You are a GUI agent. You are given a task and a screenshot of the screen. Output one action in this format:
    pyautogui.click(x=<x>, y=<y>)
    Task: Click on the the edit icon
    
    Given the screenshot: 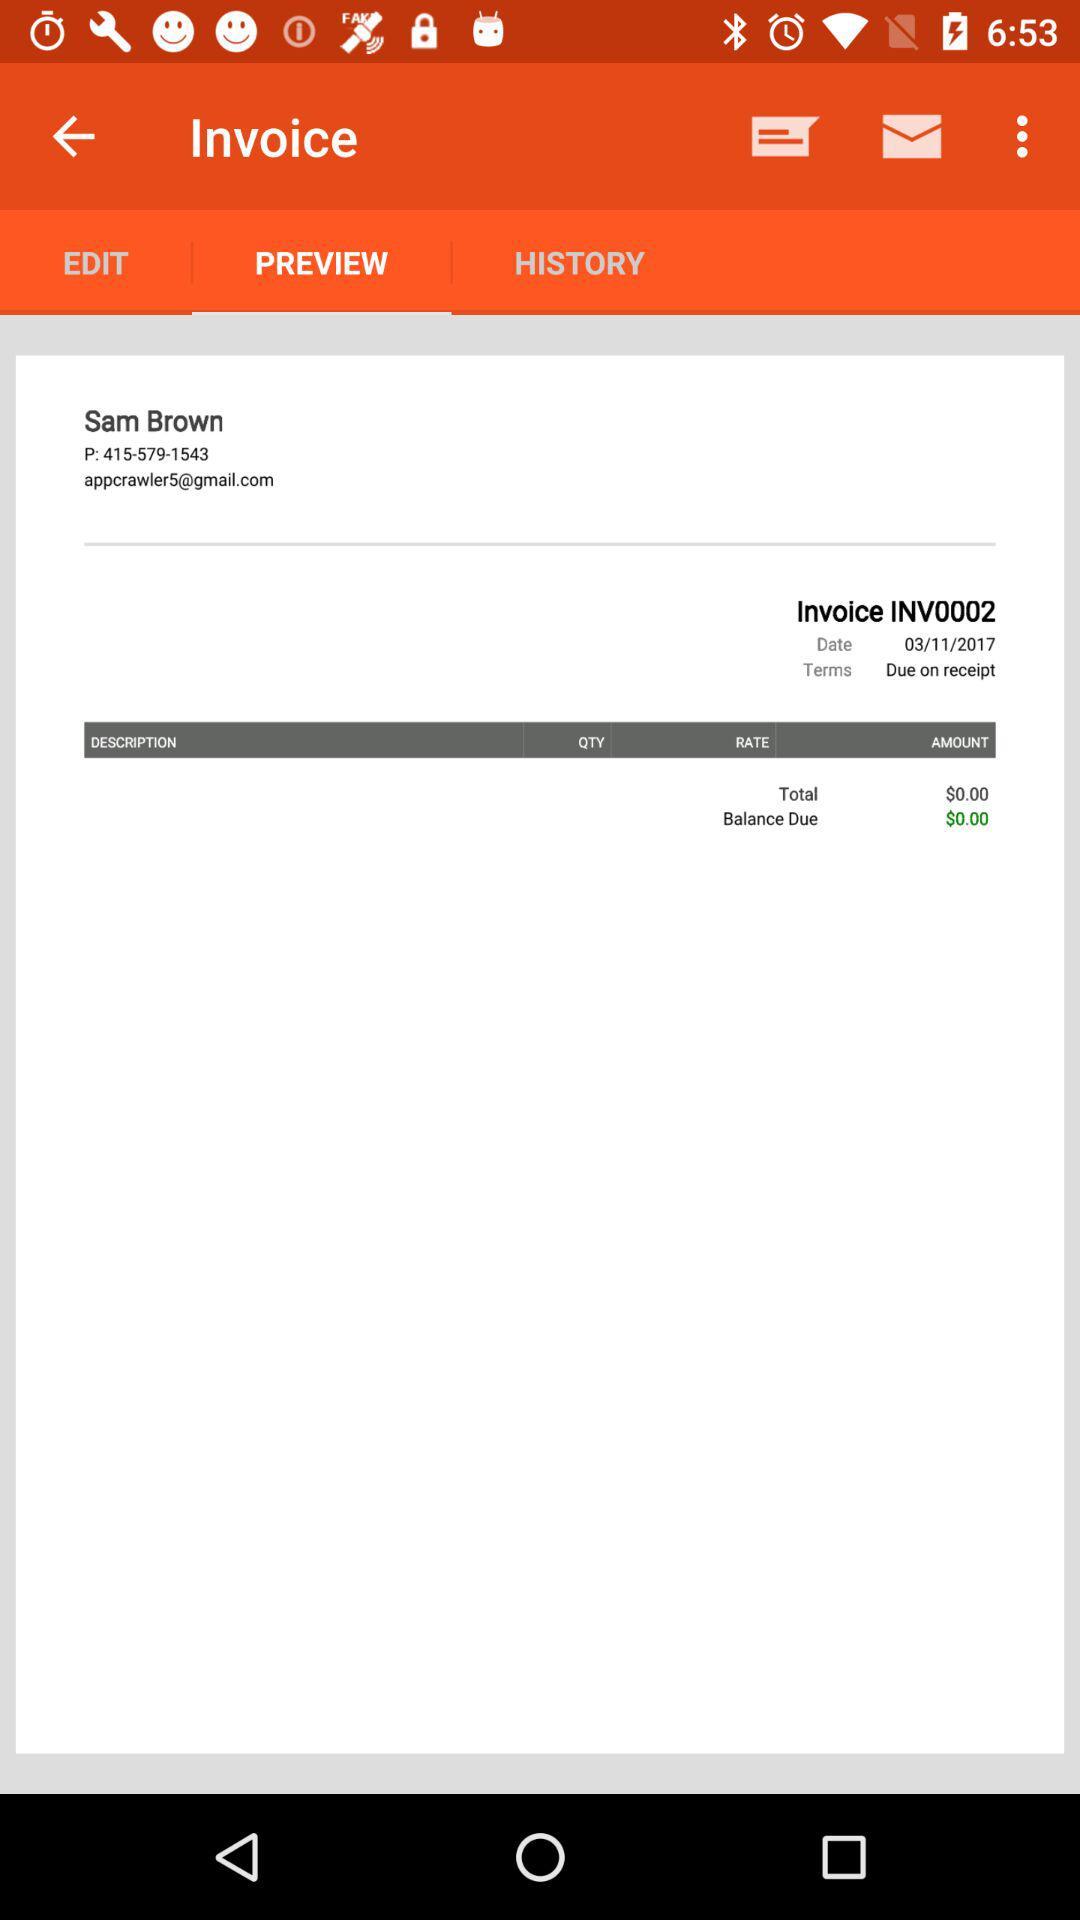 What is the action you would take?
    pyautogui.click(x=96, y=261)
    